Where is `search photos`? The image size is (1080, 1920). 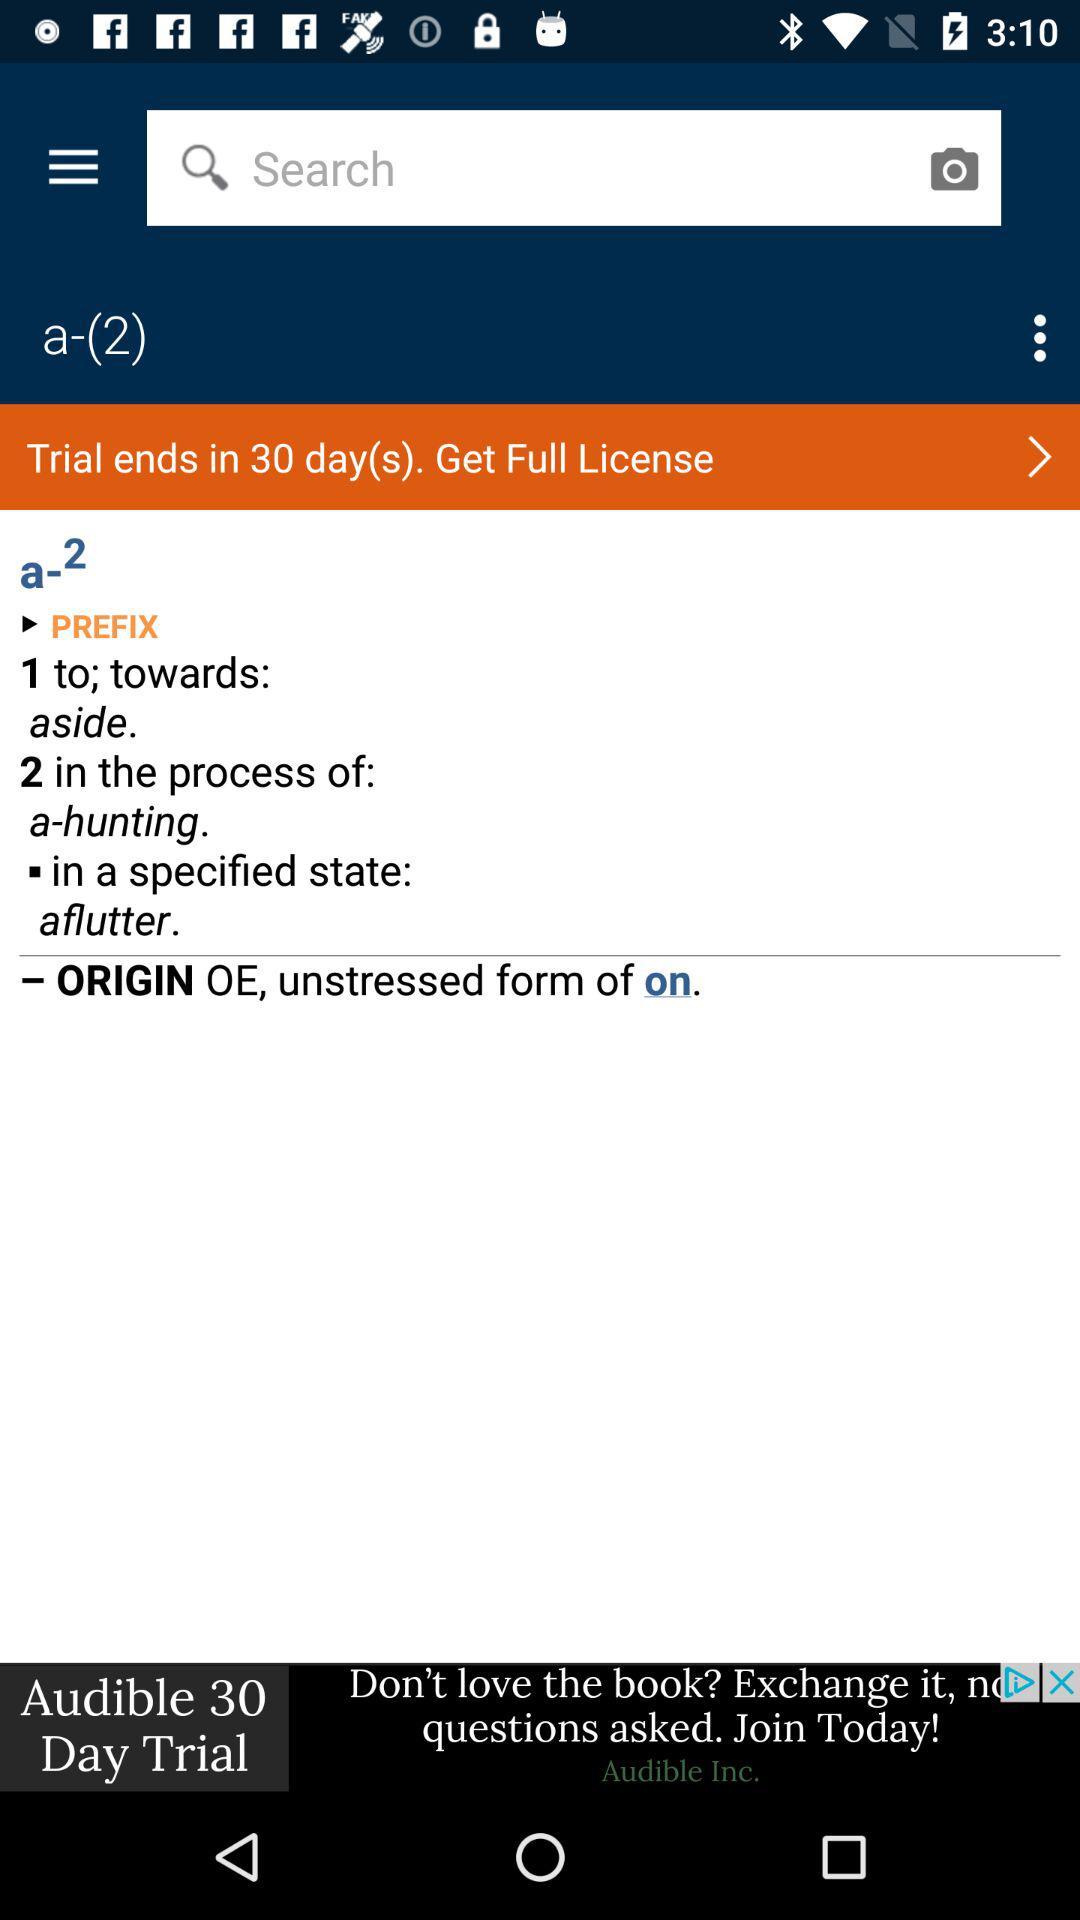 search photos is located at coordinates (952, 168).